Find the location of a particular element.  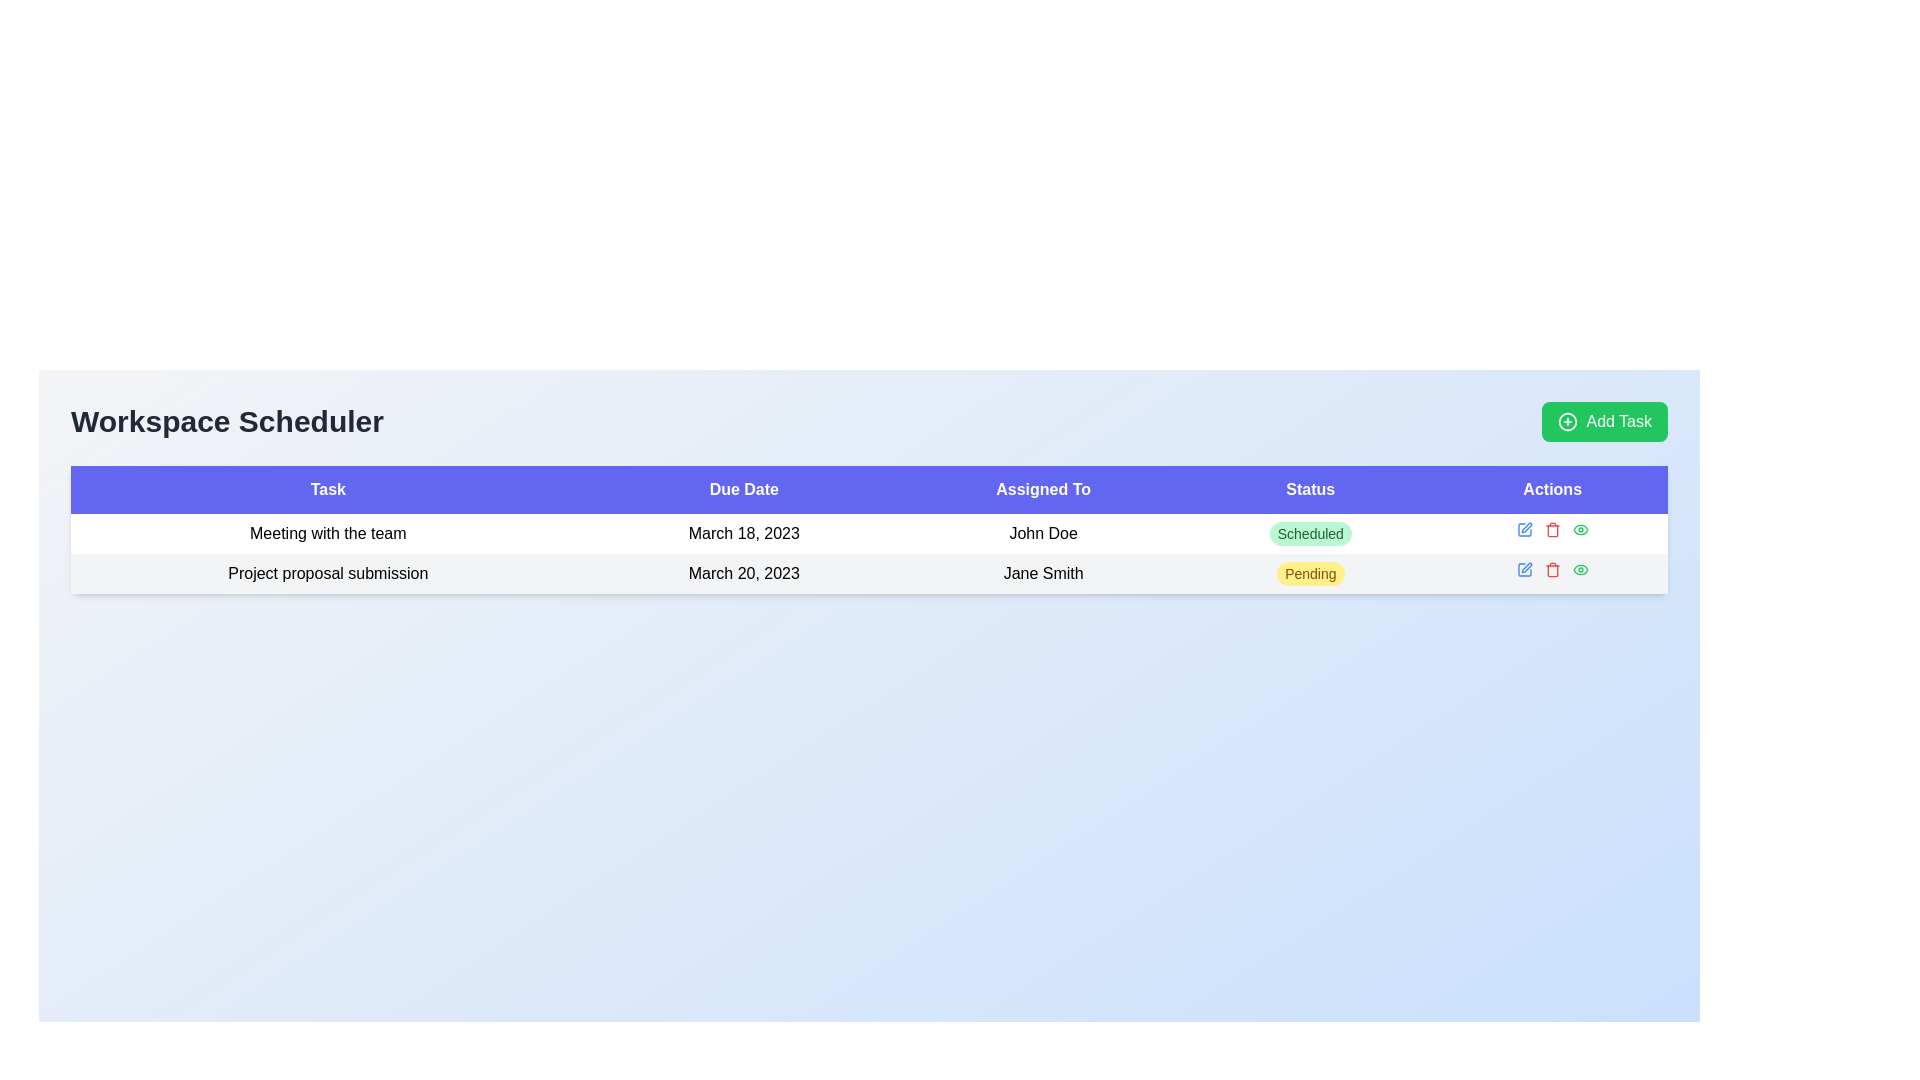

the button located in the top-right corner of the 'Workspace Scheduler' section is located at coordinates (1605, 420).